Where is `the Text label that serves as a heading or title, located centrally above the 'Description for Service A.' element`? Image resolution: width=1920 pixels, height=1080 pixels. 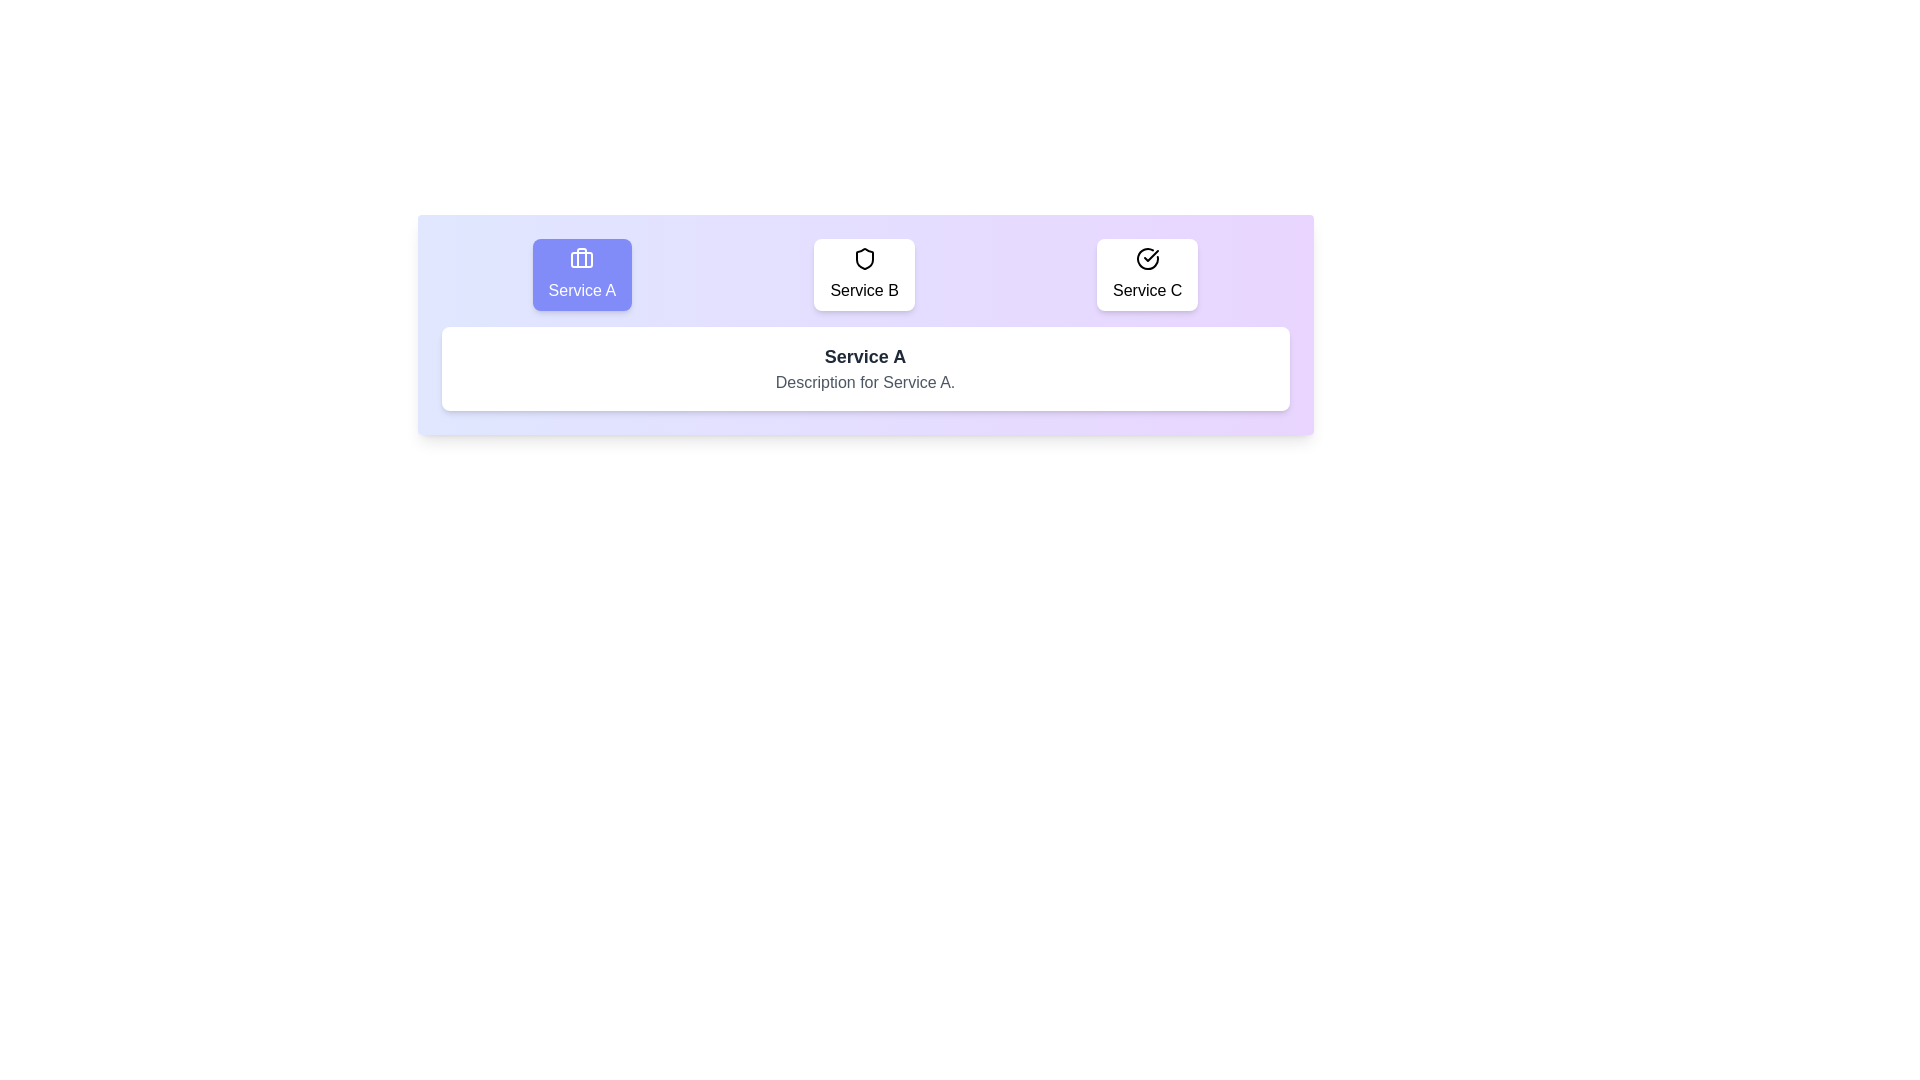
the Text label that serves as a heading or title, located centrally above the 'Description for Service A.' element is located at coordinates (865, 356).